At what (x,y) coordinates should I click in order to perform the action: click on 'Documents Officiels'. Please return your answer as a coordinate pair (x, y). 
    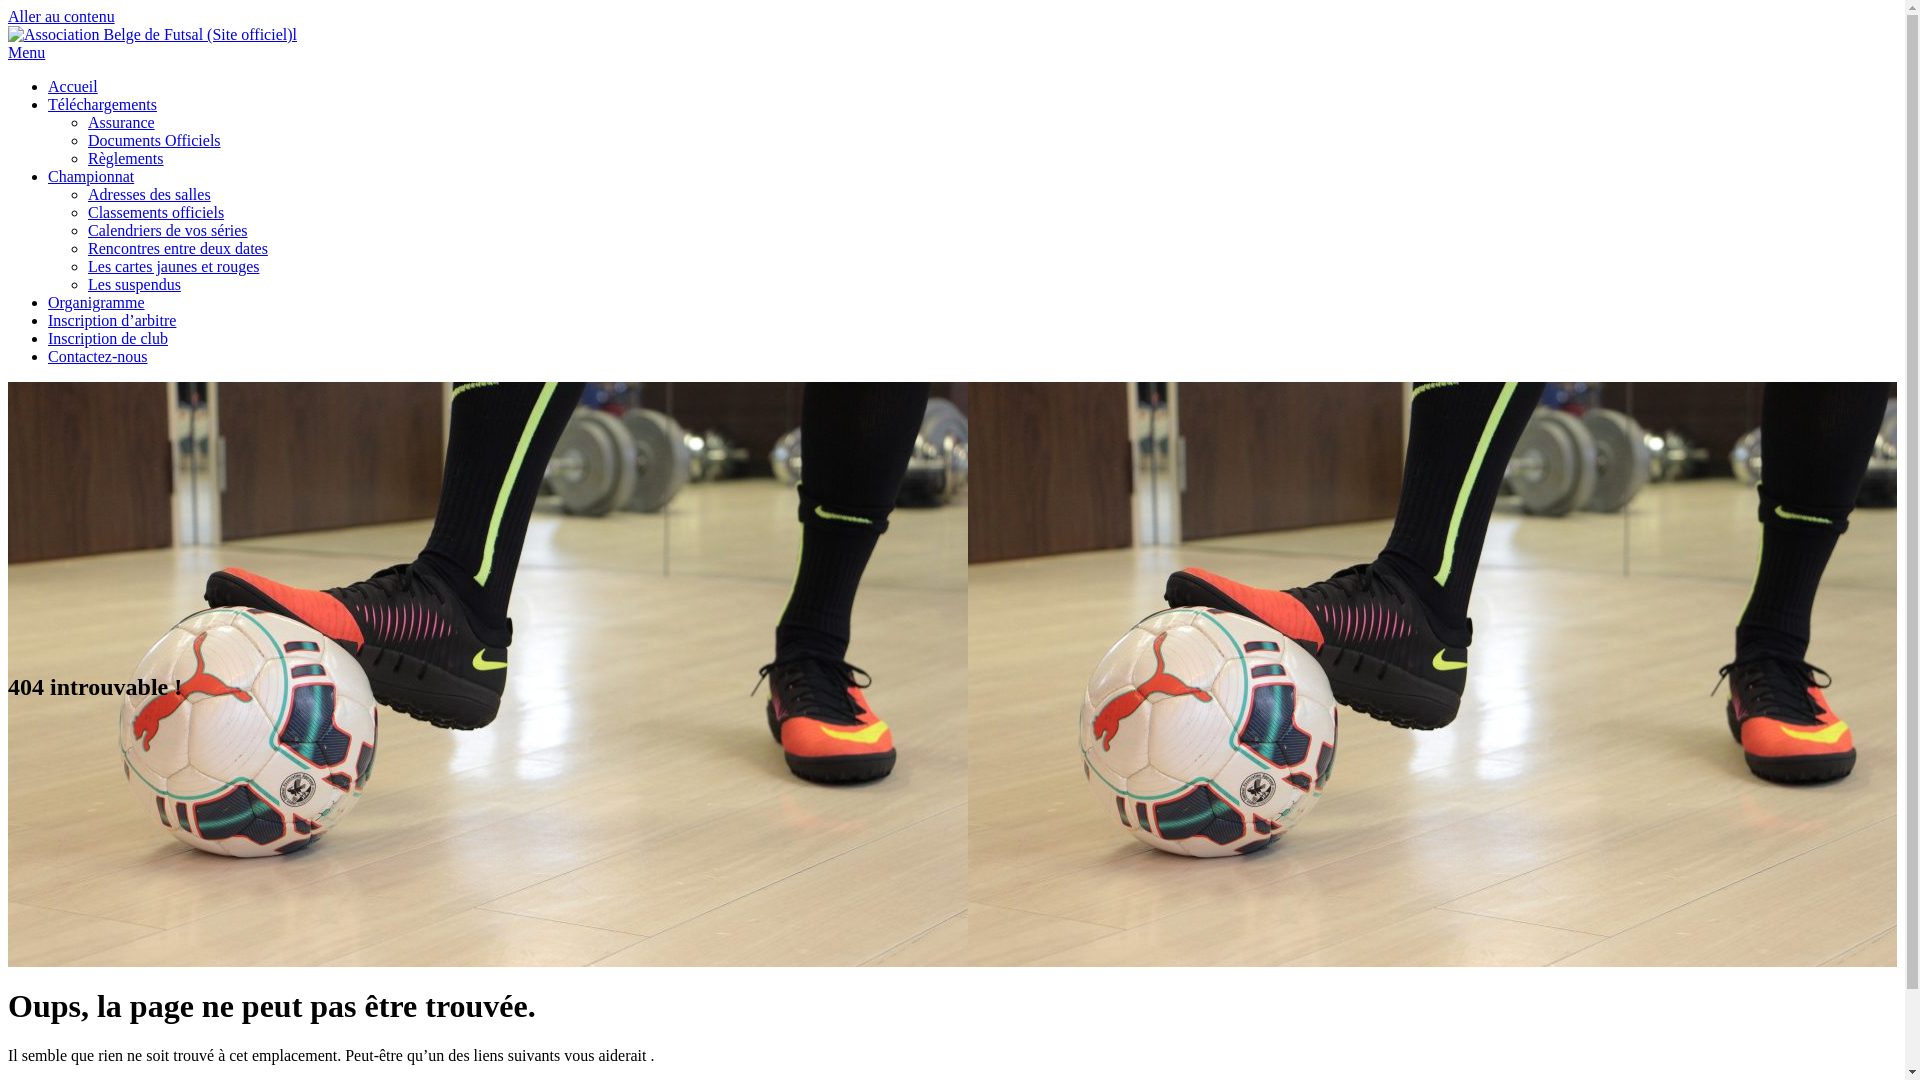
    Looking at the image, I should click on (153, 139).